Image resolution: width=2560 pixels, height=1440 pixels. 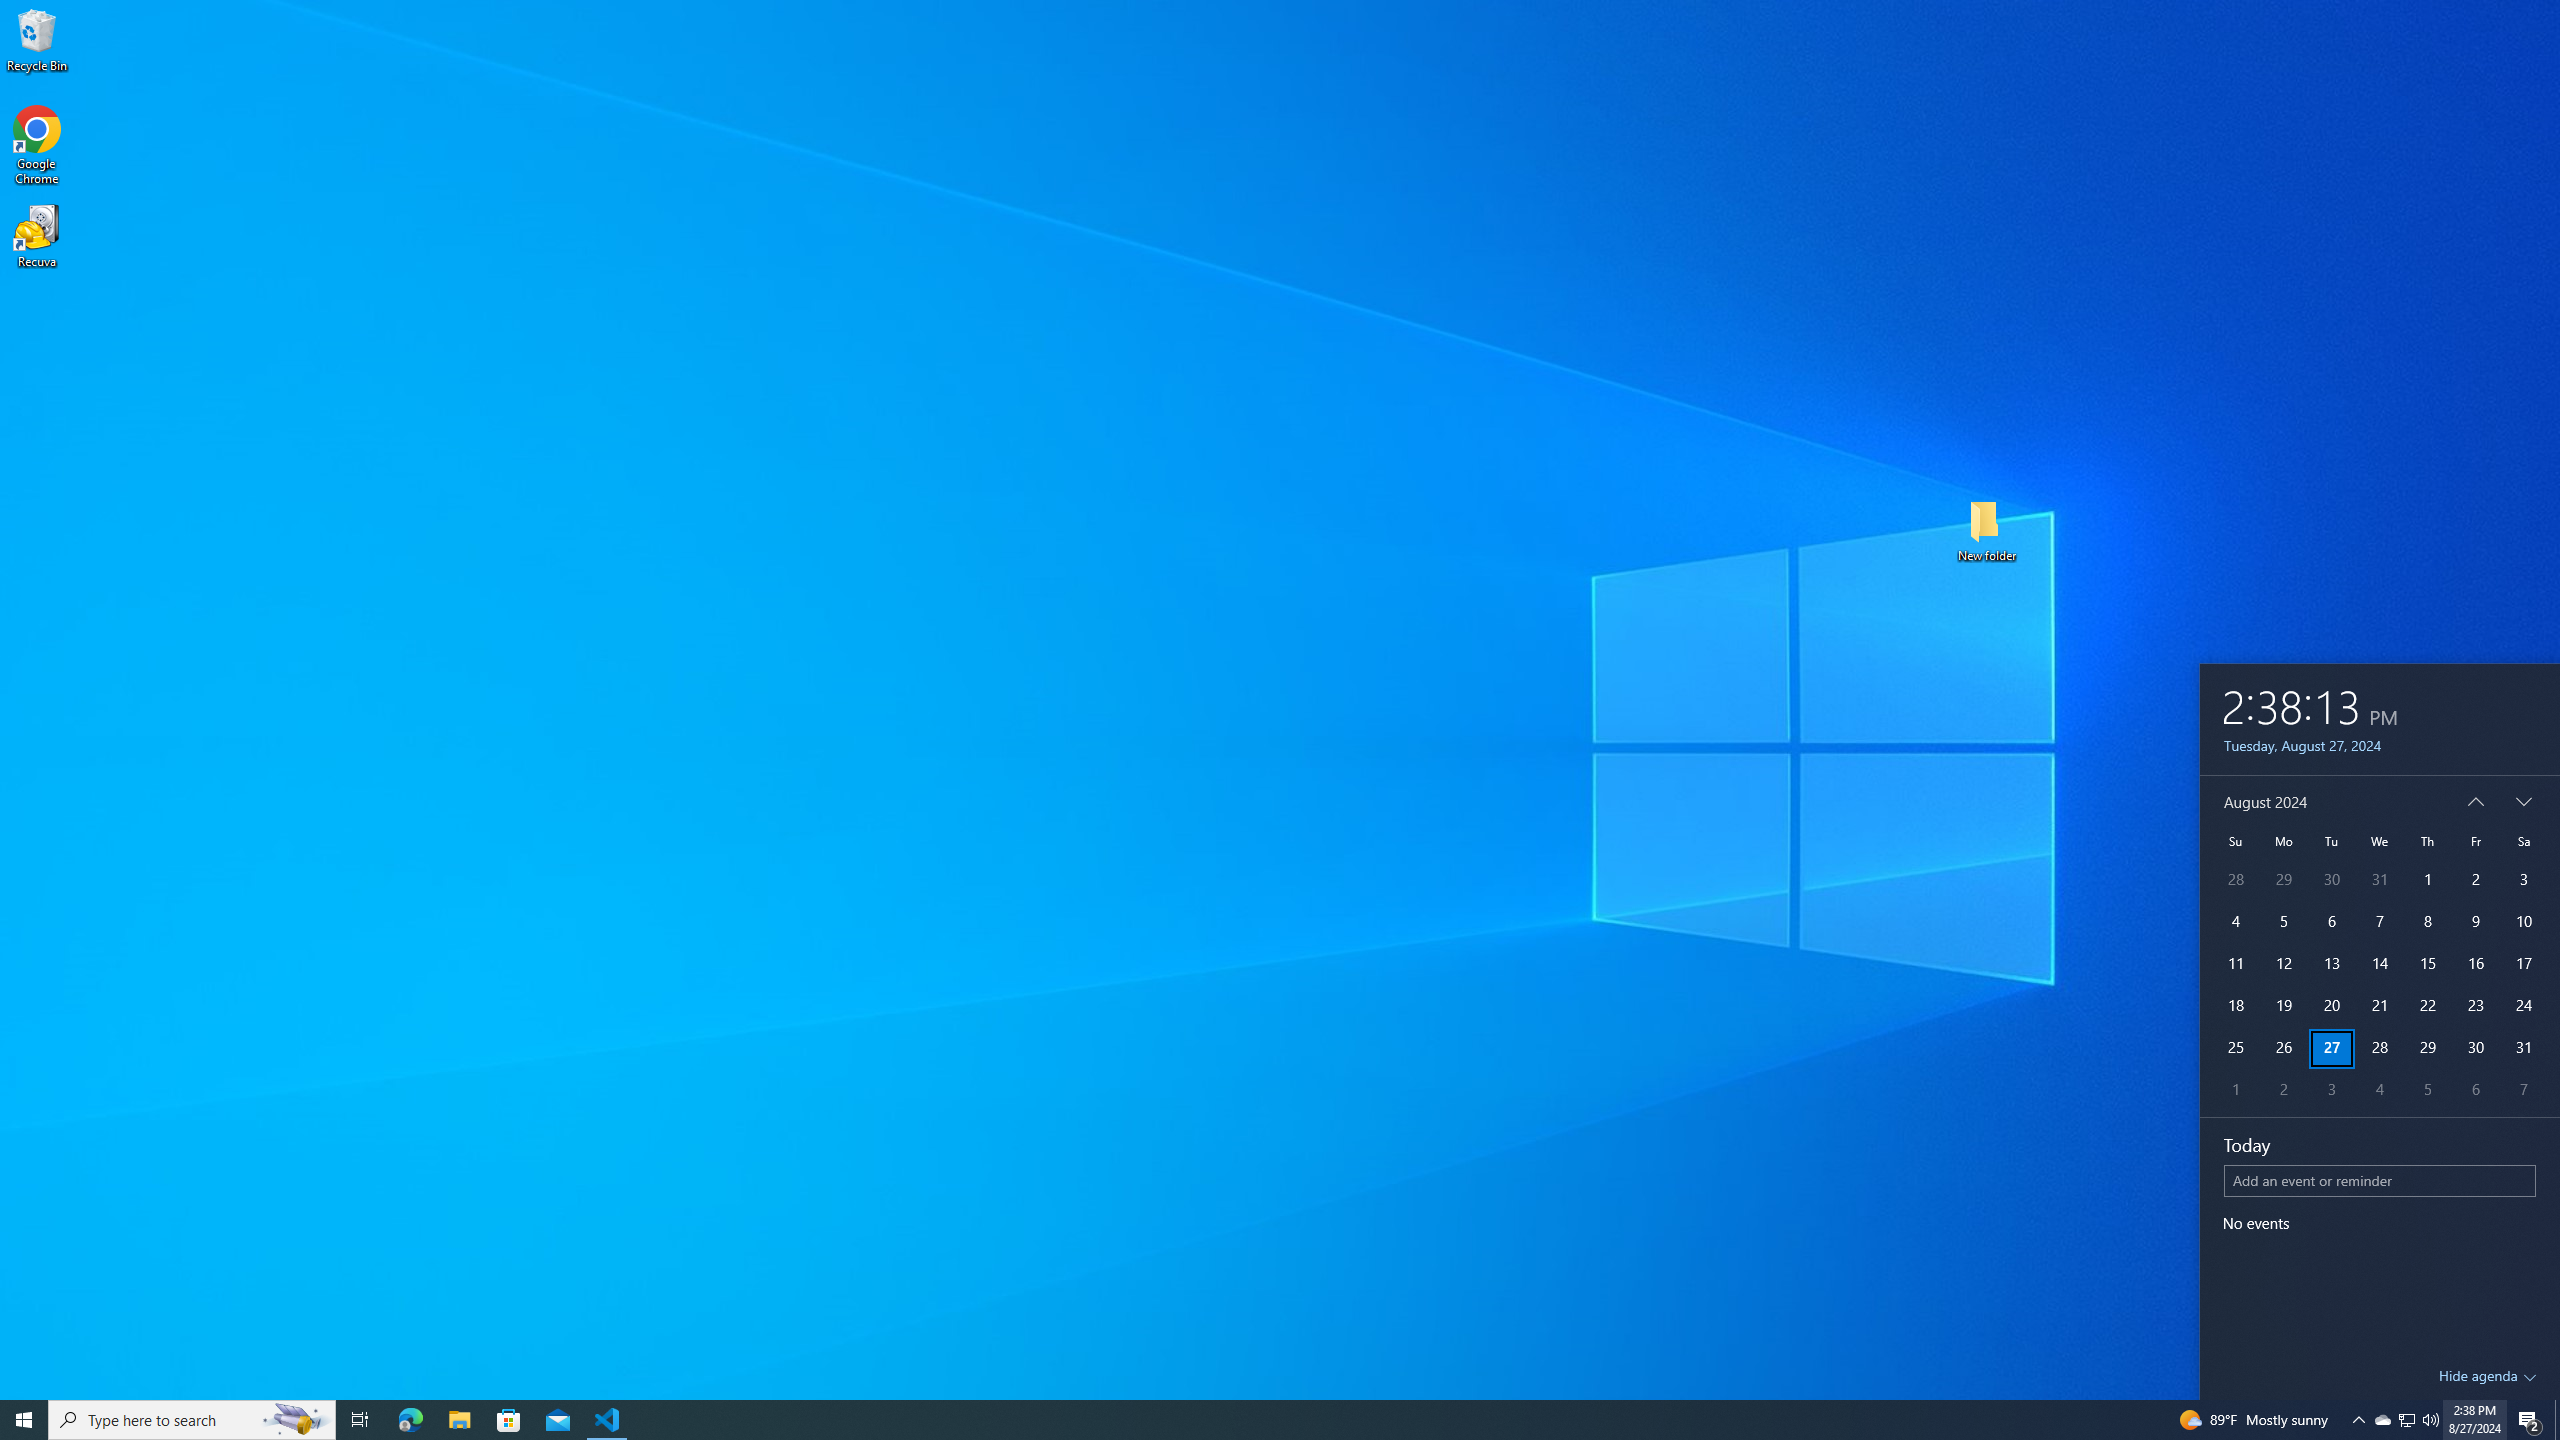 I want to click on 'Notification Chevron', so click(x=2359, y=1418).